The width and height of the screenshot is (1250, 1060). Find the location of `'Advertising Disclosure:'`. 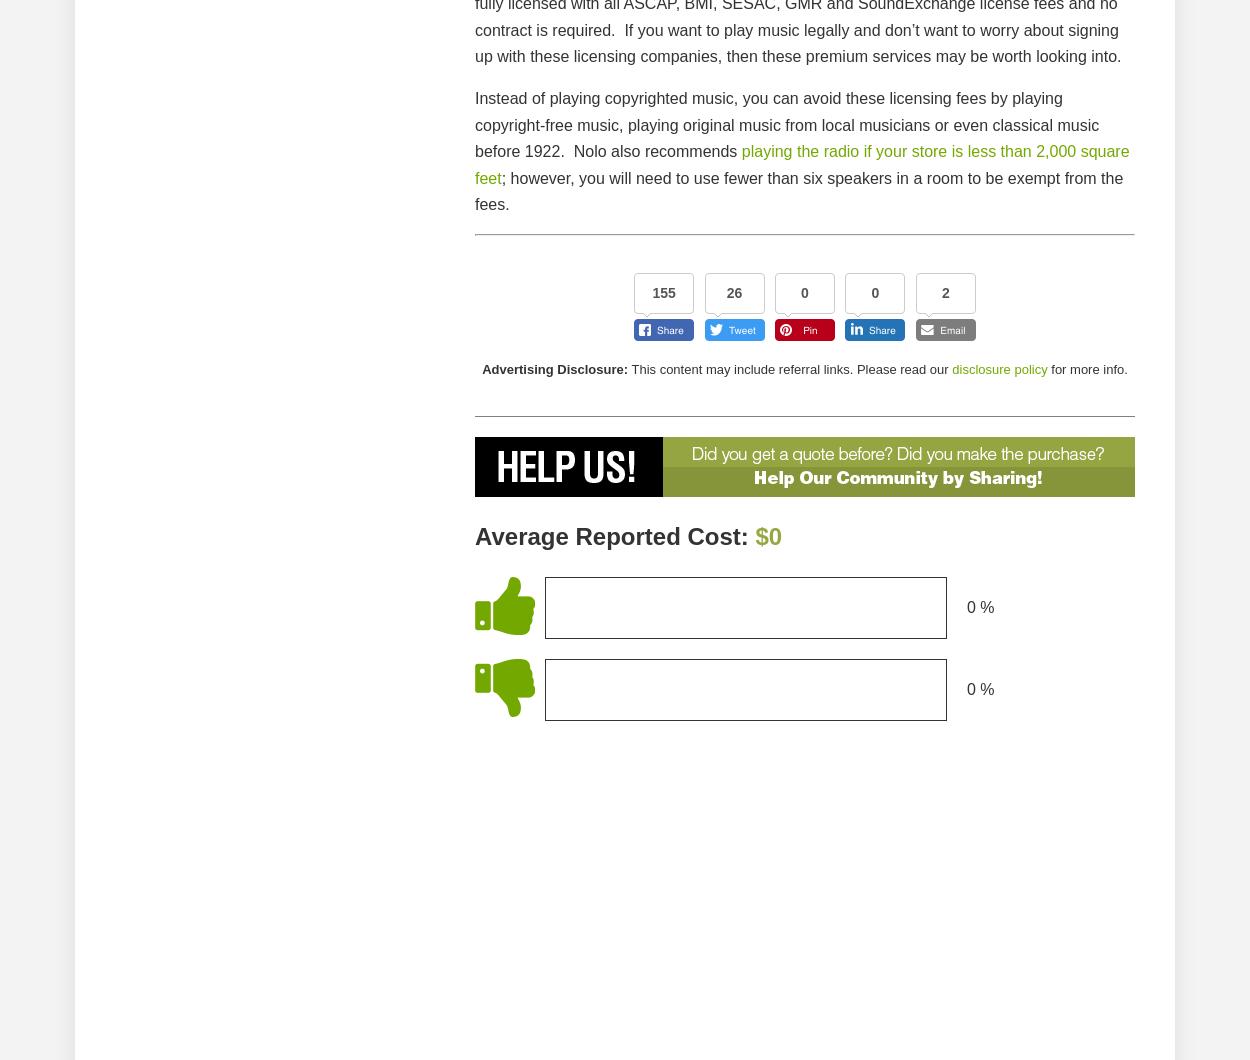

'Advertising Disclosure:' is located at coordinates (555, 368).